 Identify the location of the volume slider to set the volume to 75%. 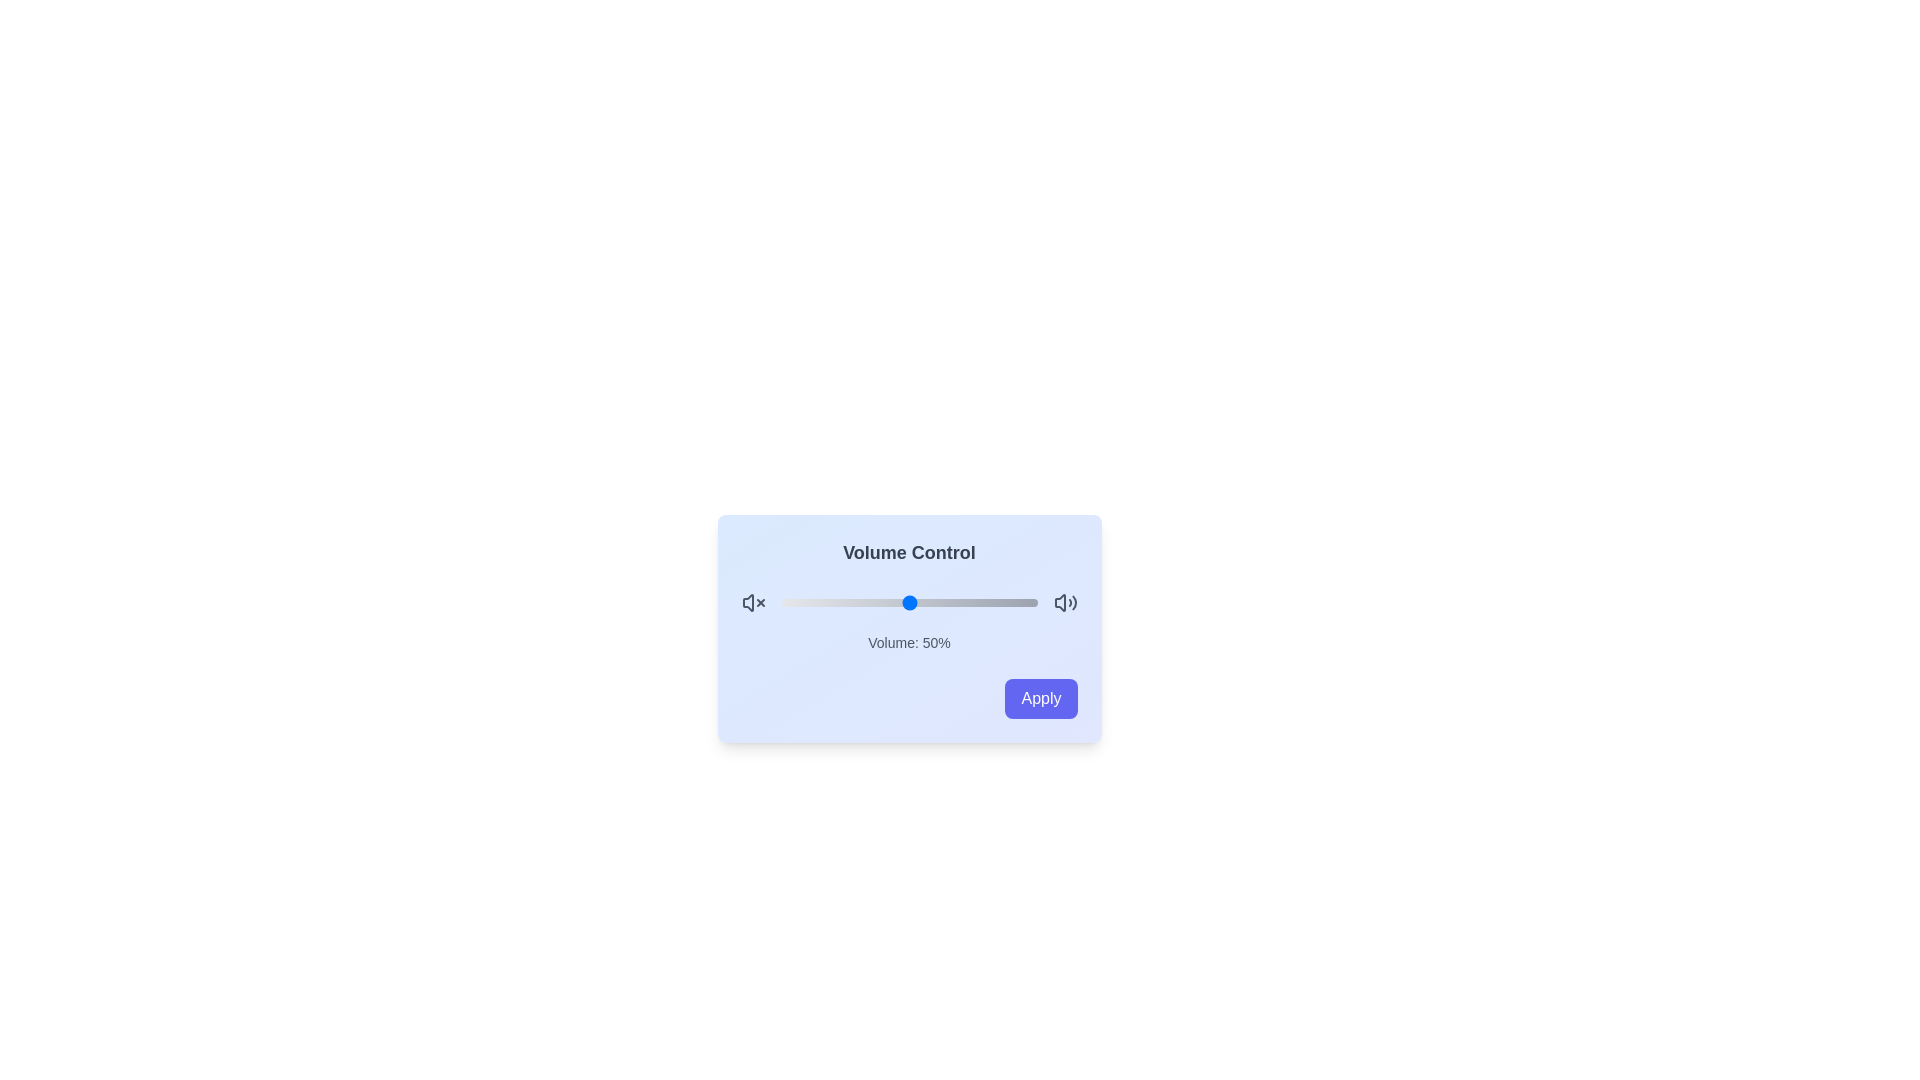
(973, 601).